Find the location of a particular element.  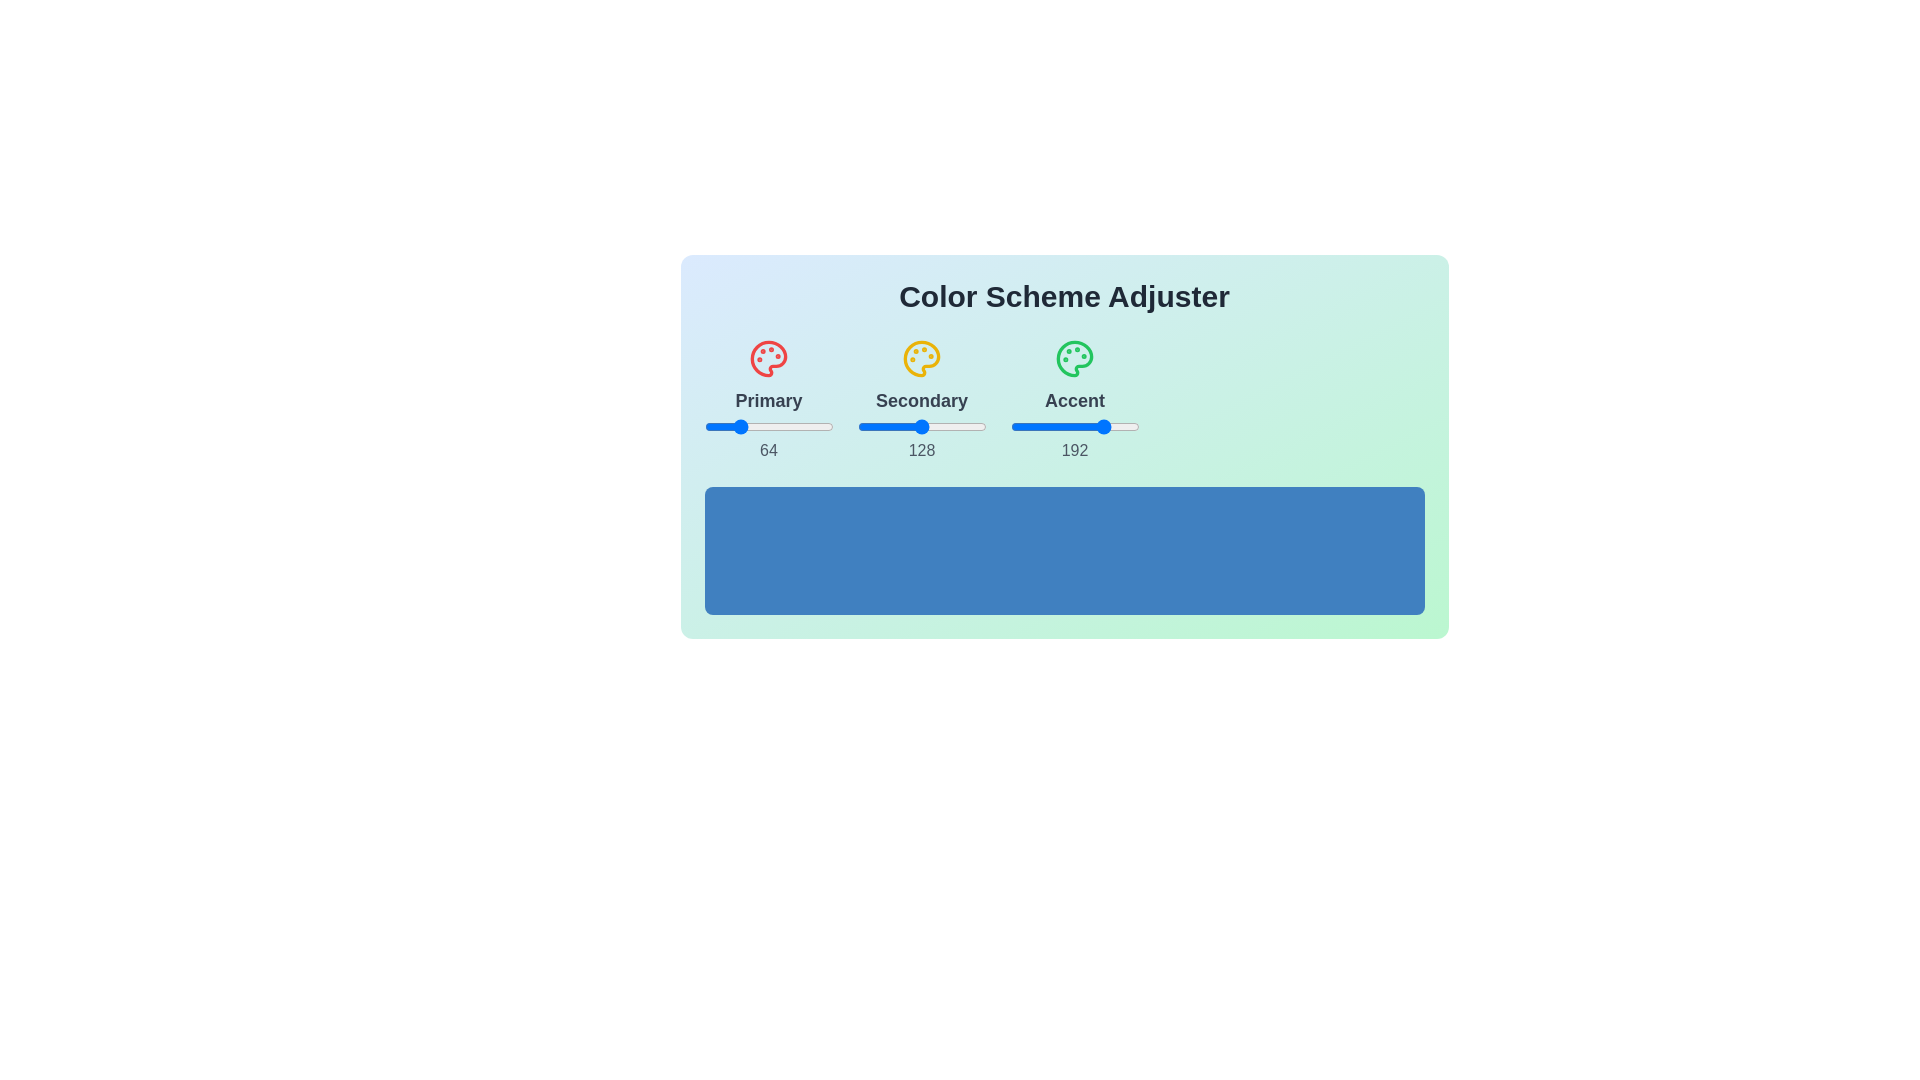

the 0 slider to 158 is located at coordinates (849, 426).